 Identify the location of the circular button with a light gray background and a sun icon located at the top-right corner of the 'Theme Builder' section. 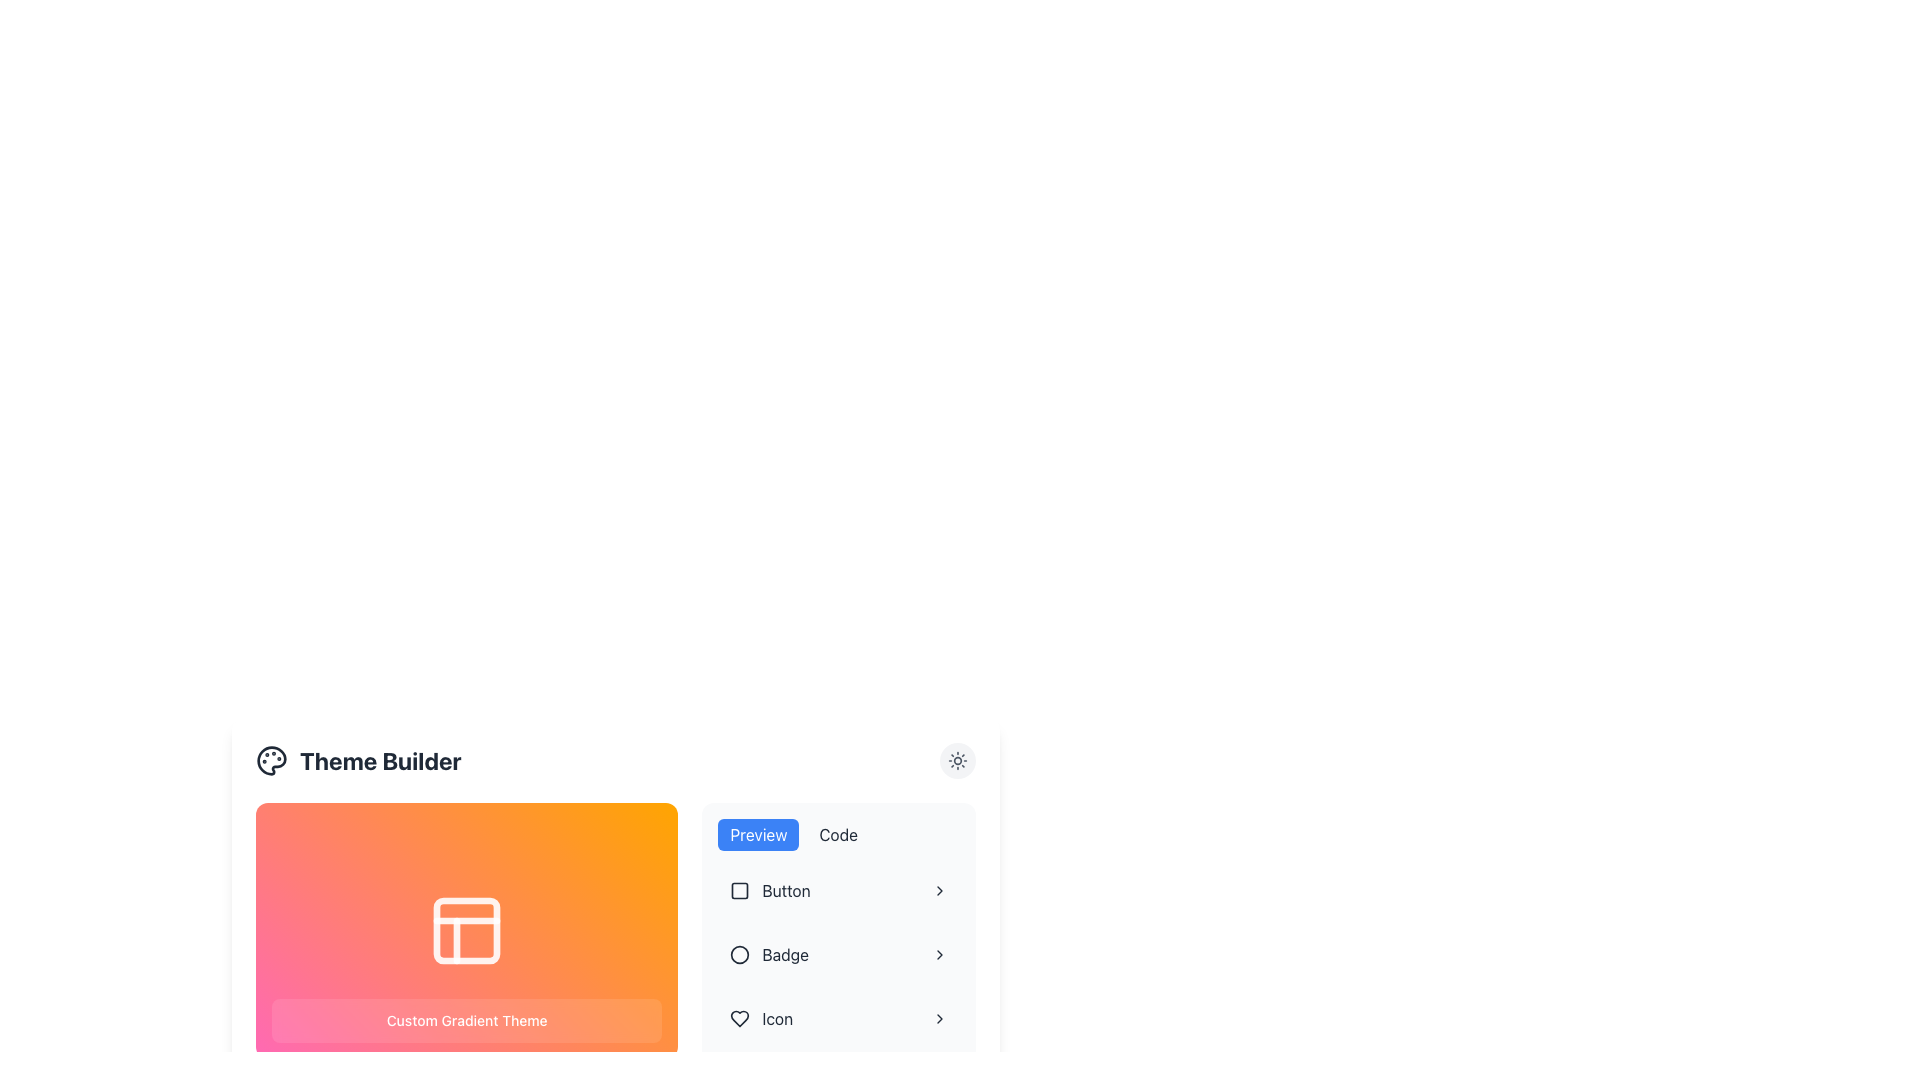
(957, 760).